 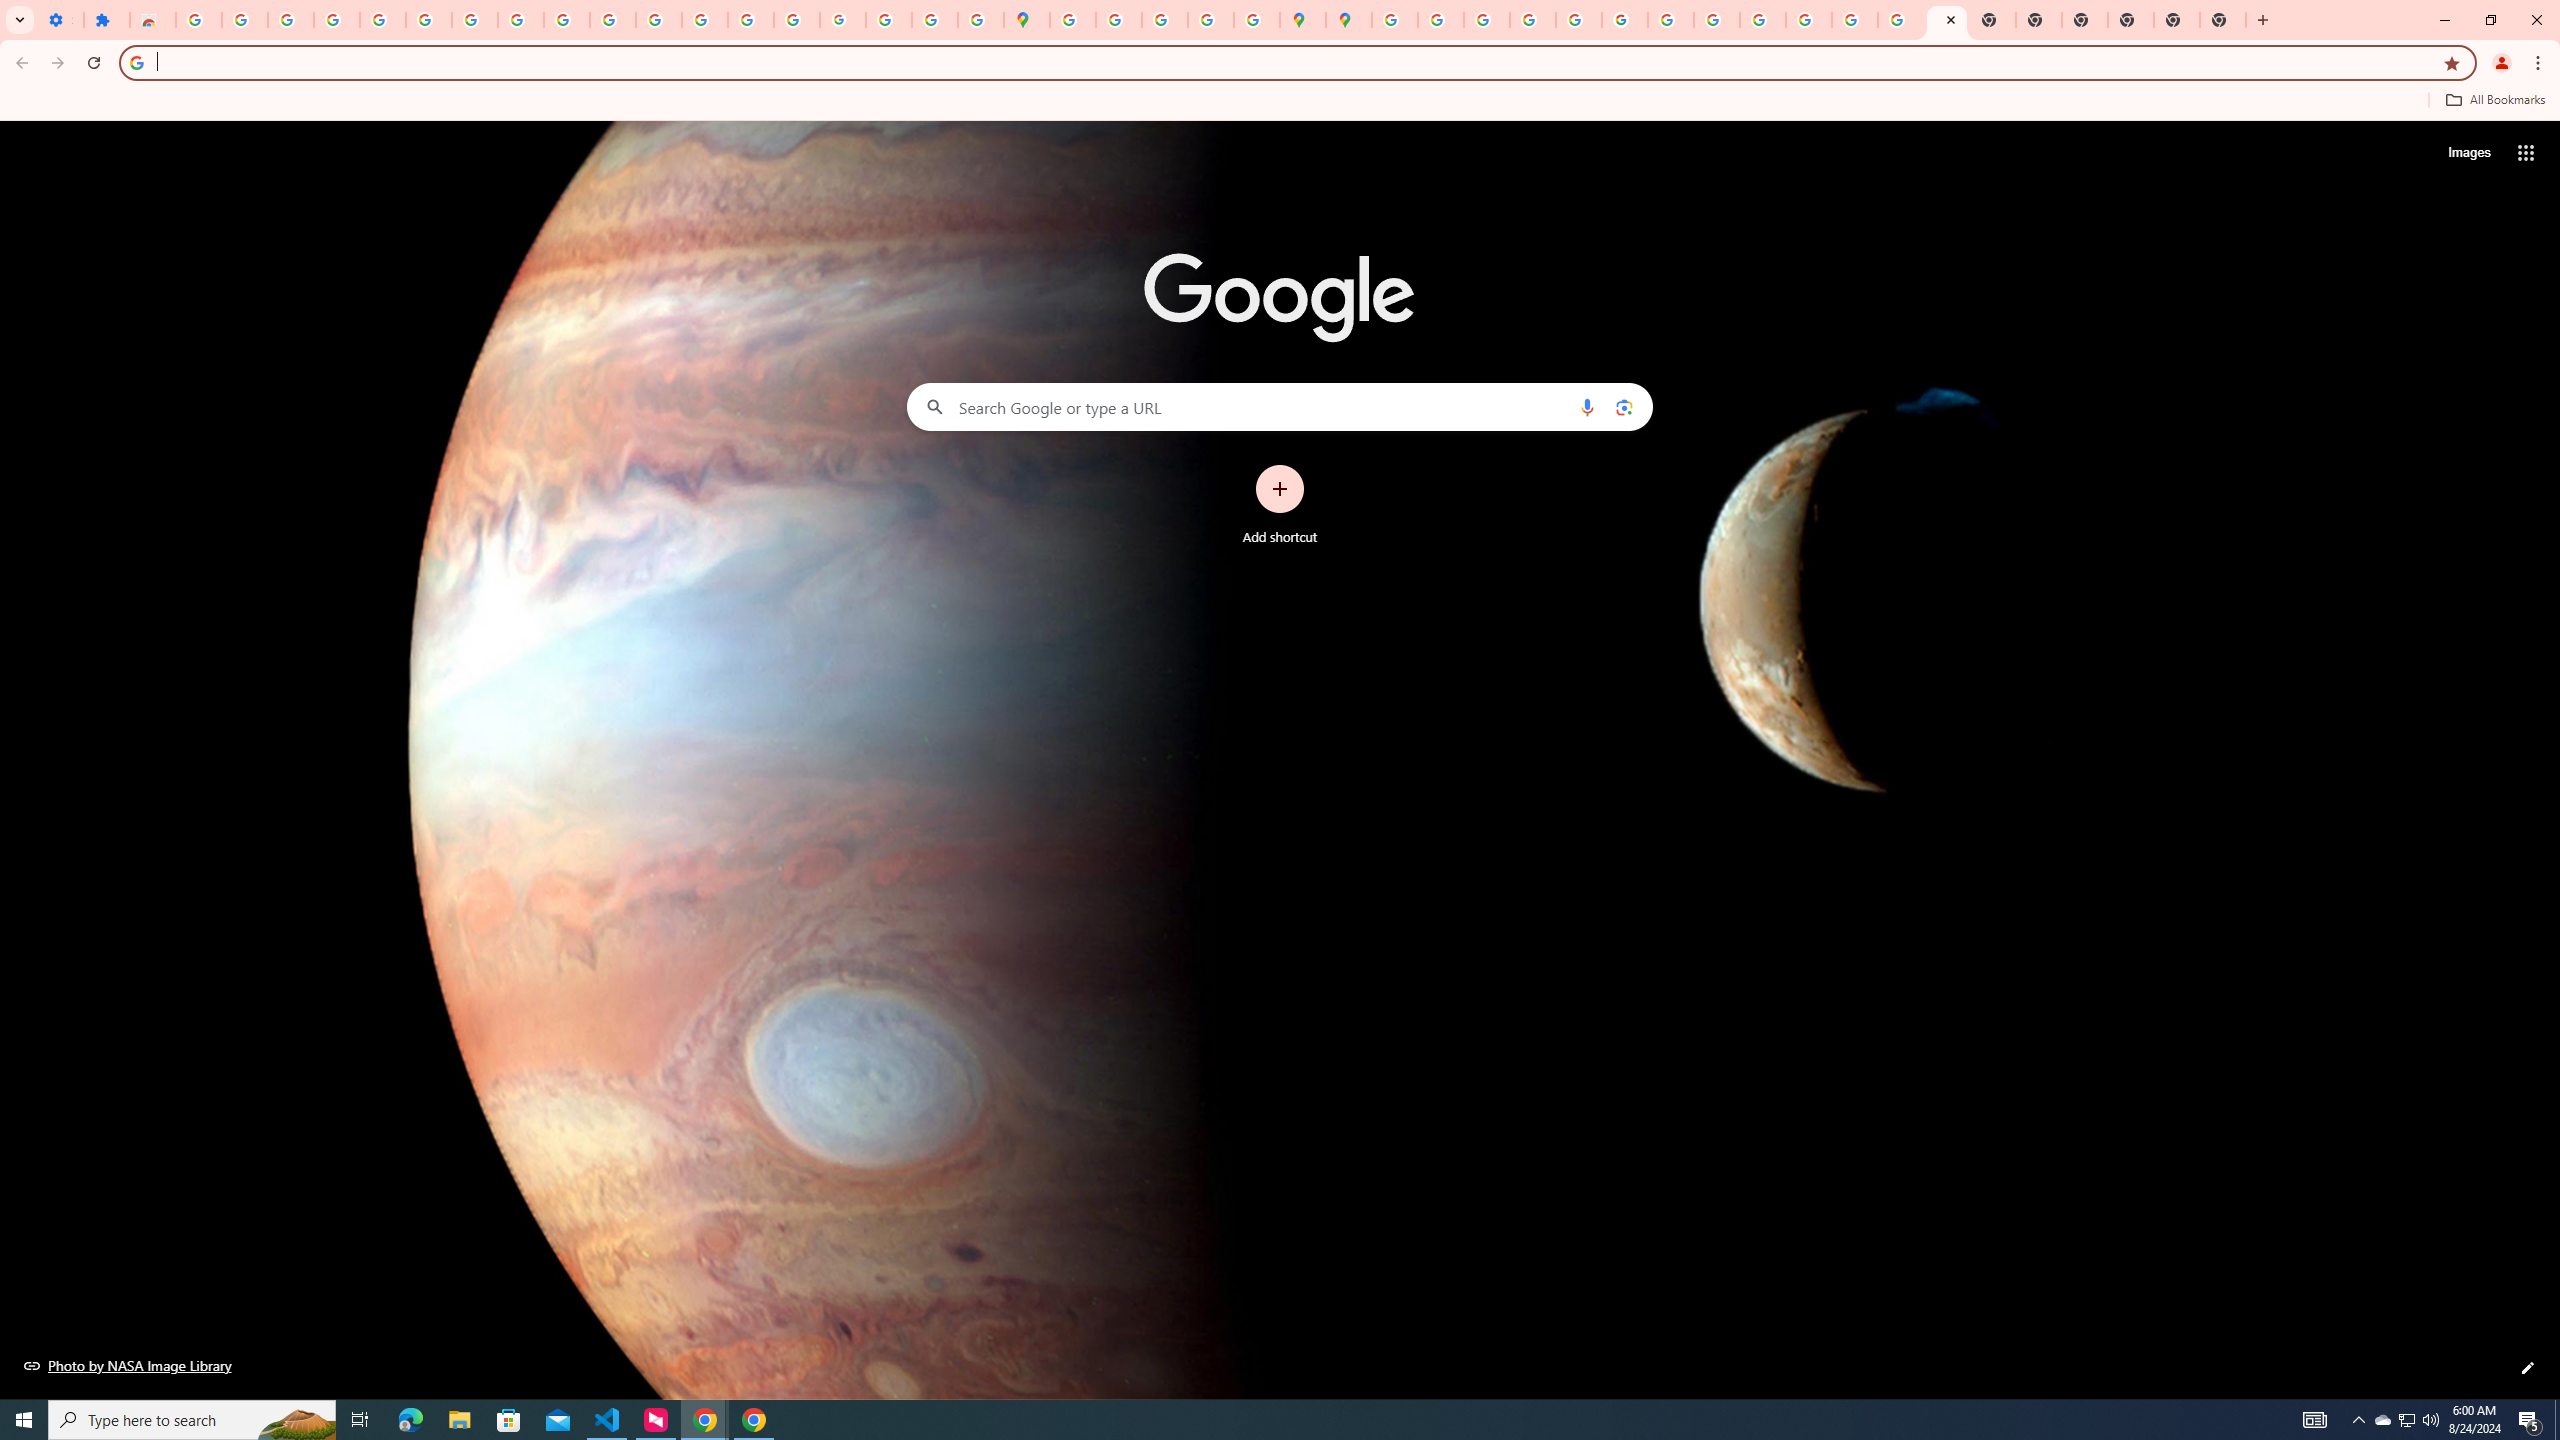 What do you see at coordinates (1027, 19) in the screenshot?
I see `'Google Maps'` at bounding box center [1027, 19].